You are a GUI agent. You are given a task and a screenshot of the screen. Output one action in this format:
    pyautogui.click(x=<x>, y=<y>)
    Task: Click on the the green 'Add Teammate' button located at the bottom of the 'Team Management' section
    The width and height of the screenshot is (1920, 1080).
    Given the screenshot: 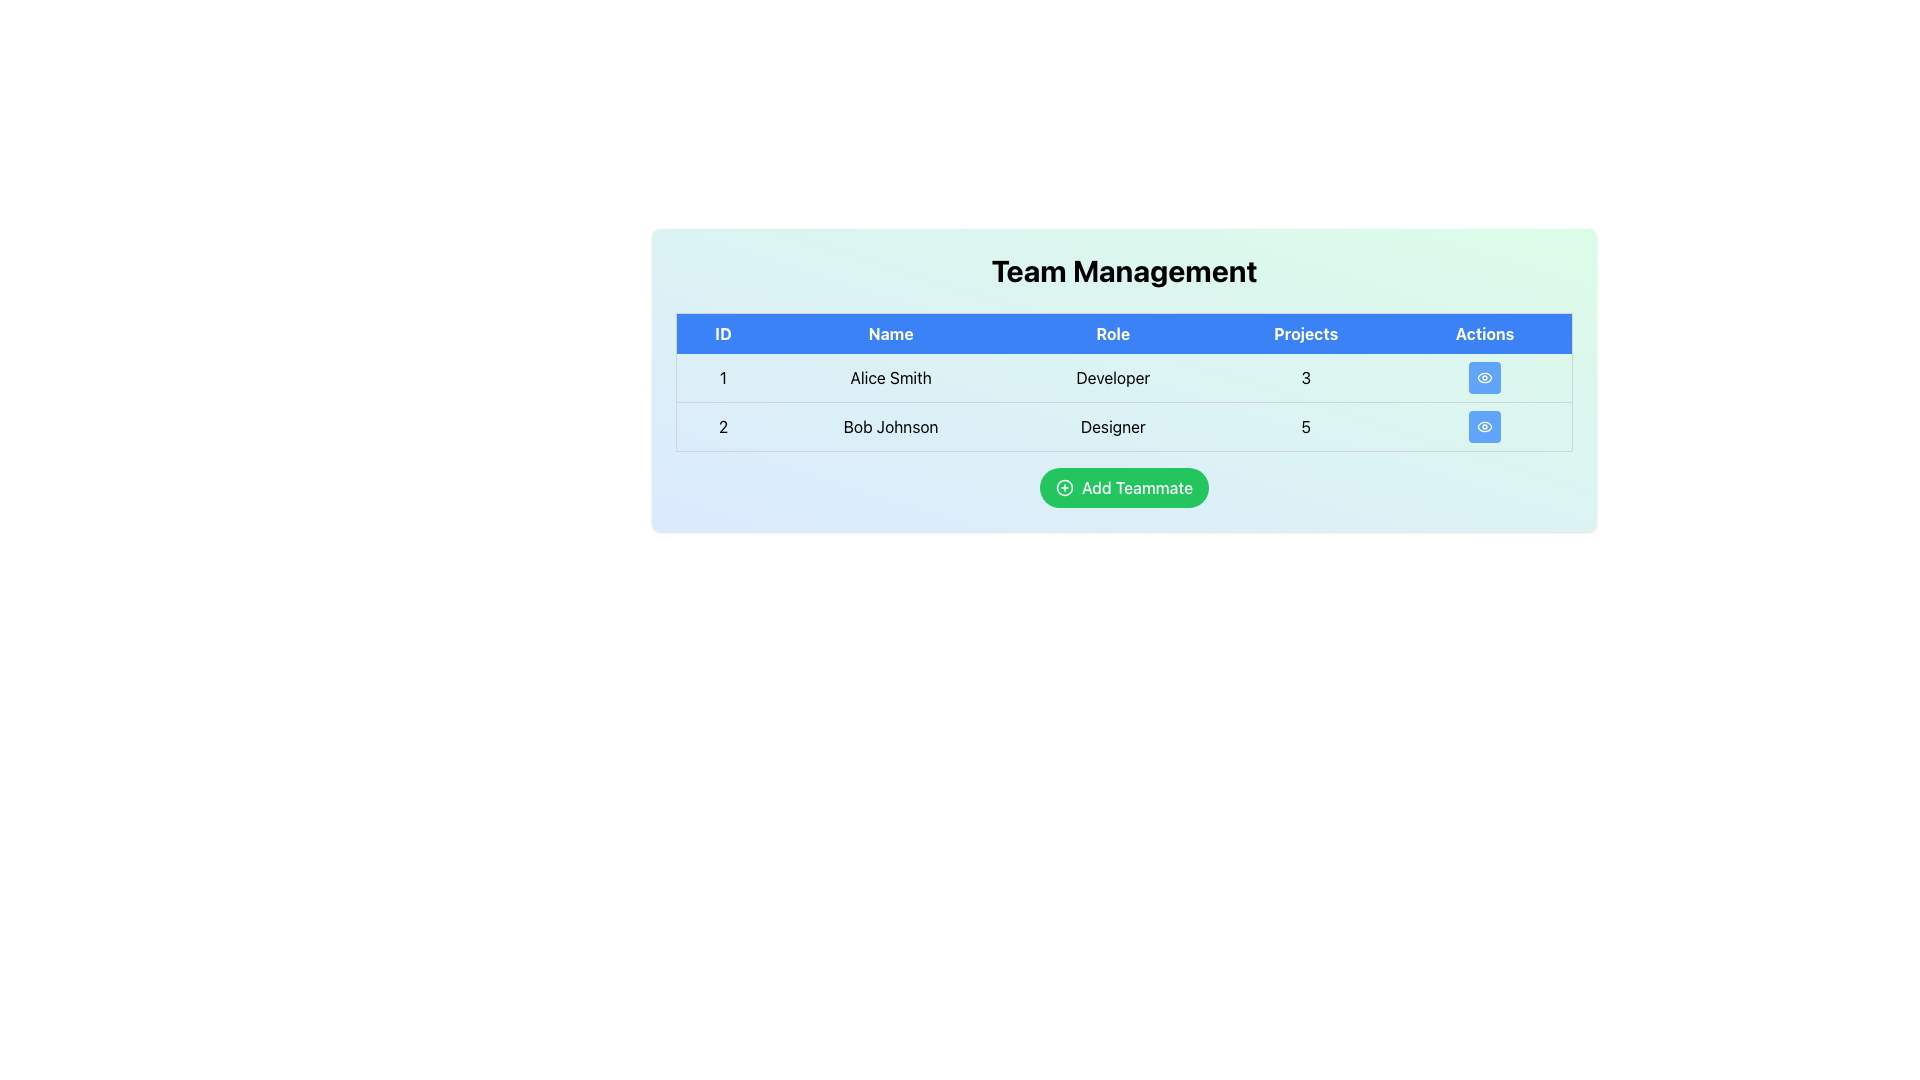 What is the action you would take?
    pyautogui.click(x=1124, y=488)
    